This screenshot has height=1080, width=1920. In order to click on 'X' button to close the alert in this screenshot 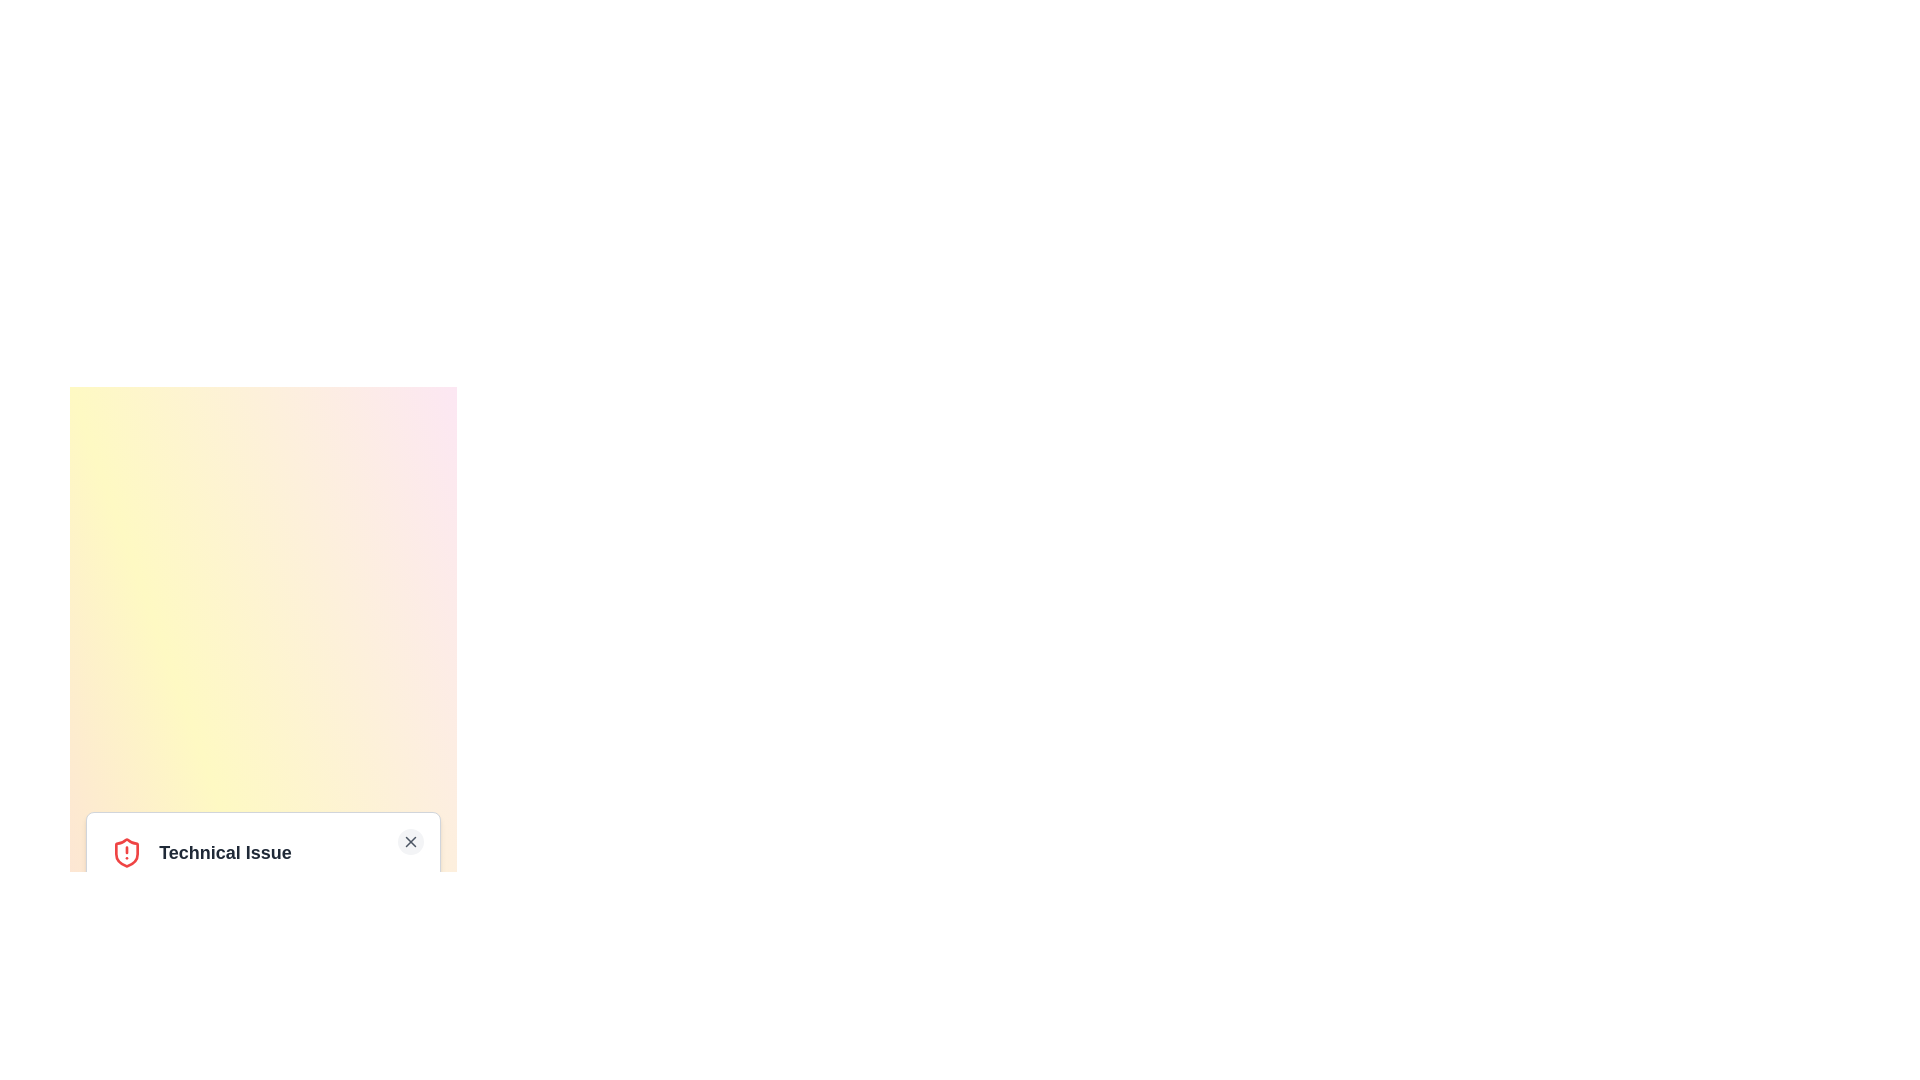, I will do `click(409, 841)`.